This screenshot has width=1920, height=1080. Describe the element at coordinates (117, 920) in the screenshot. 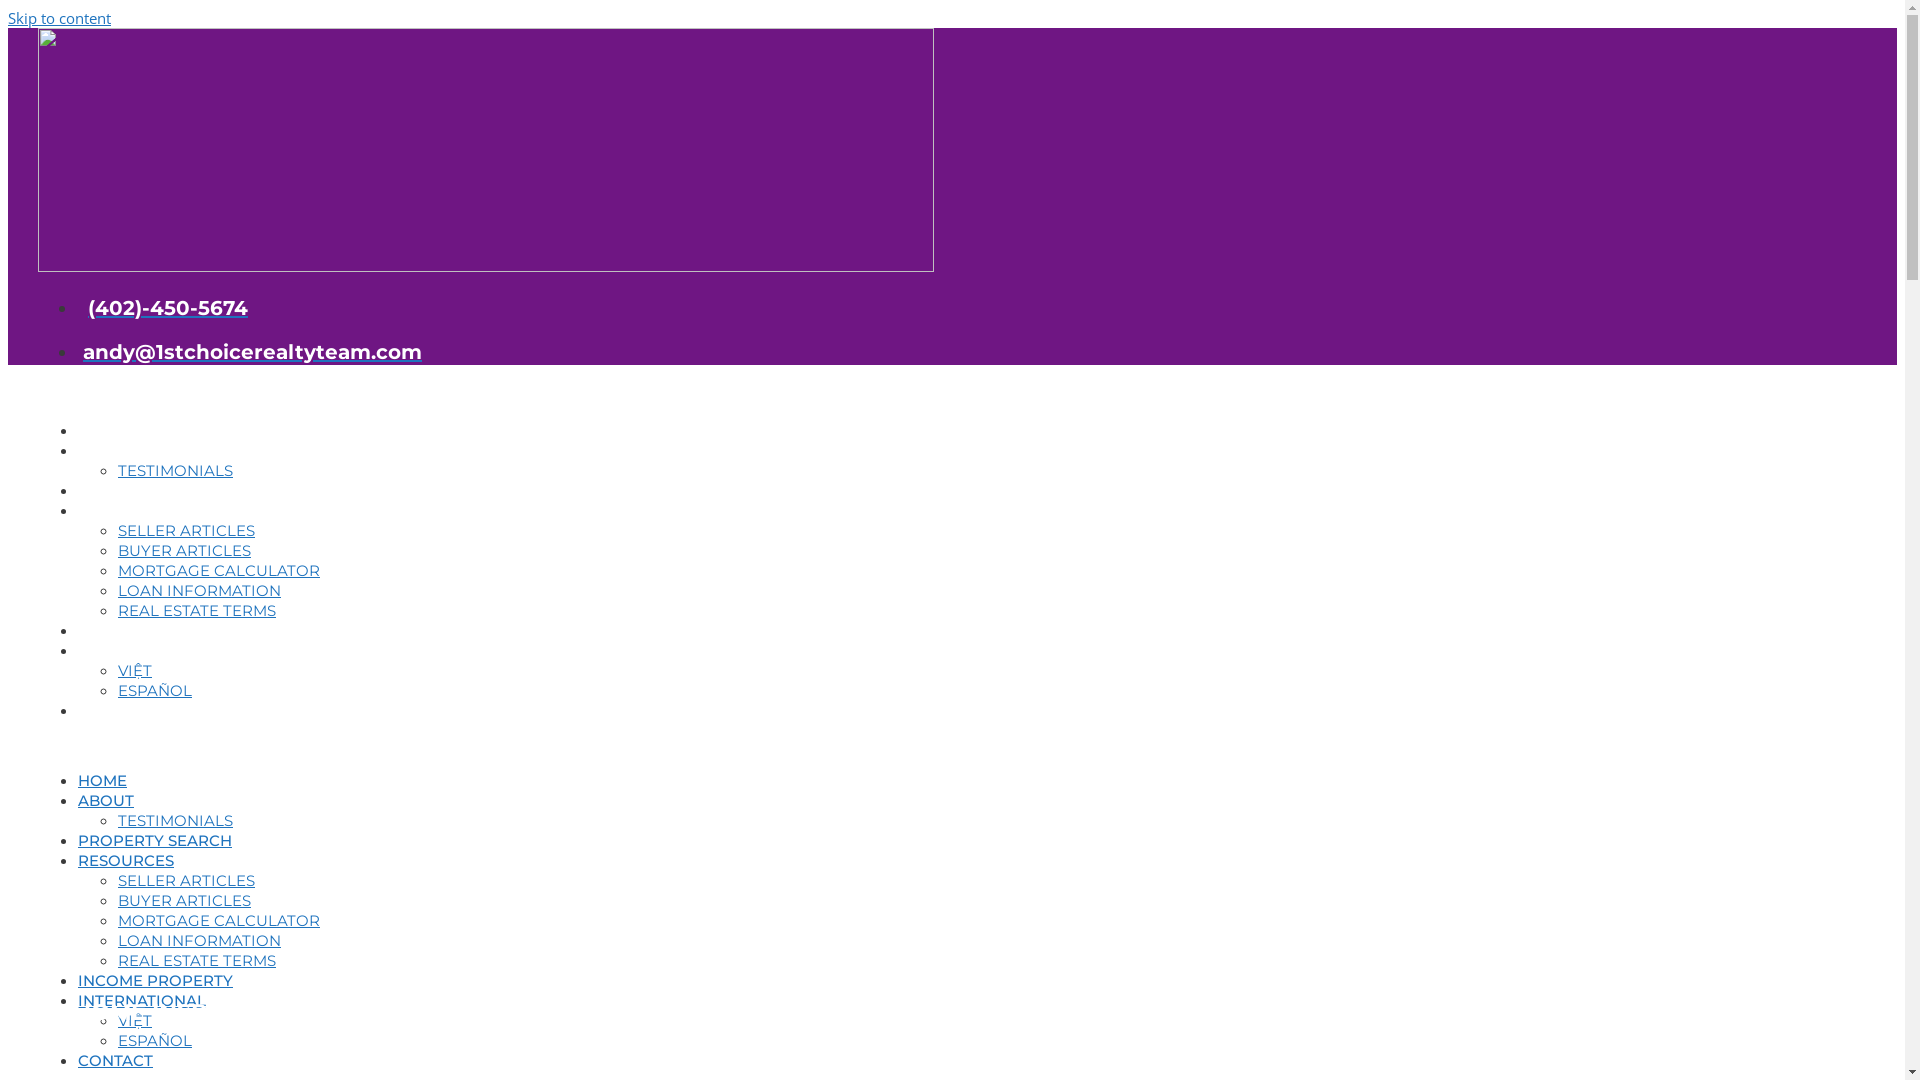

I see `'MORTGAGE CALCULATOR'` at that location.